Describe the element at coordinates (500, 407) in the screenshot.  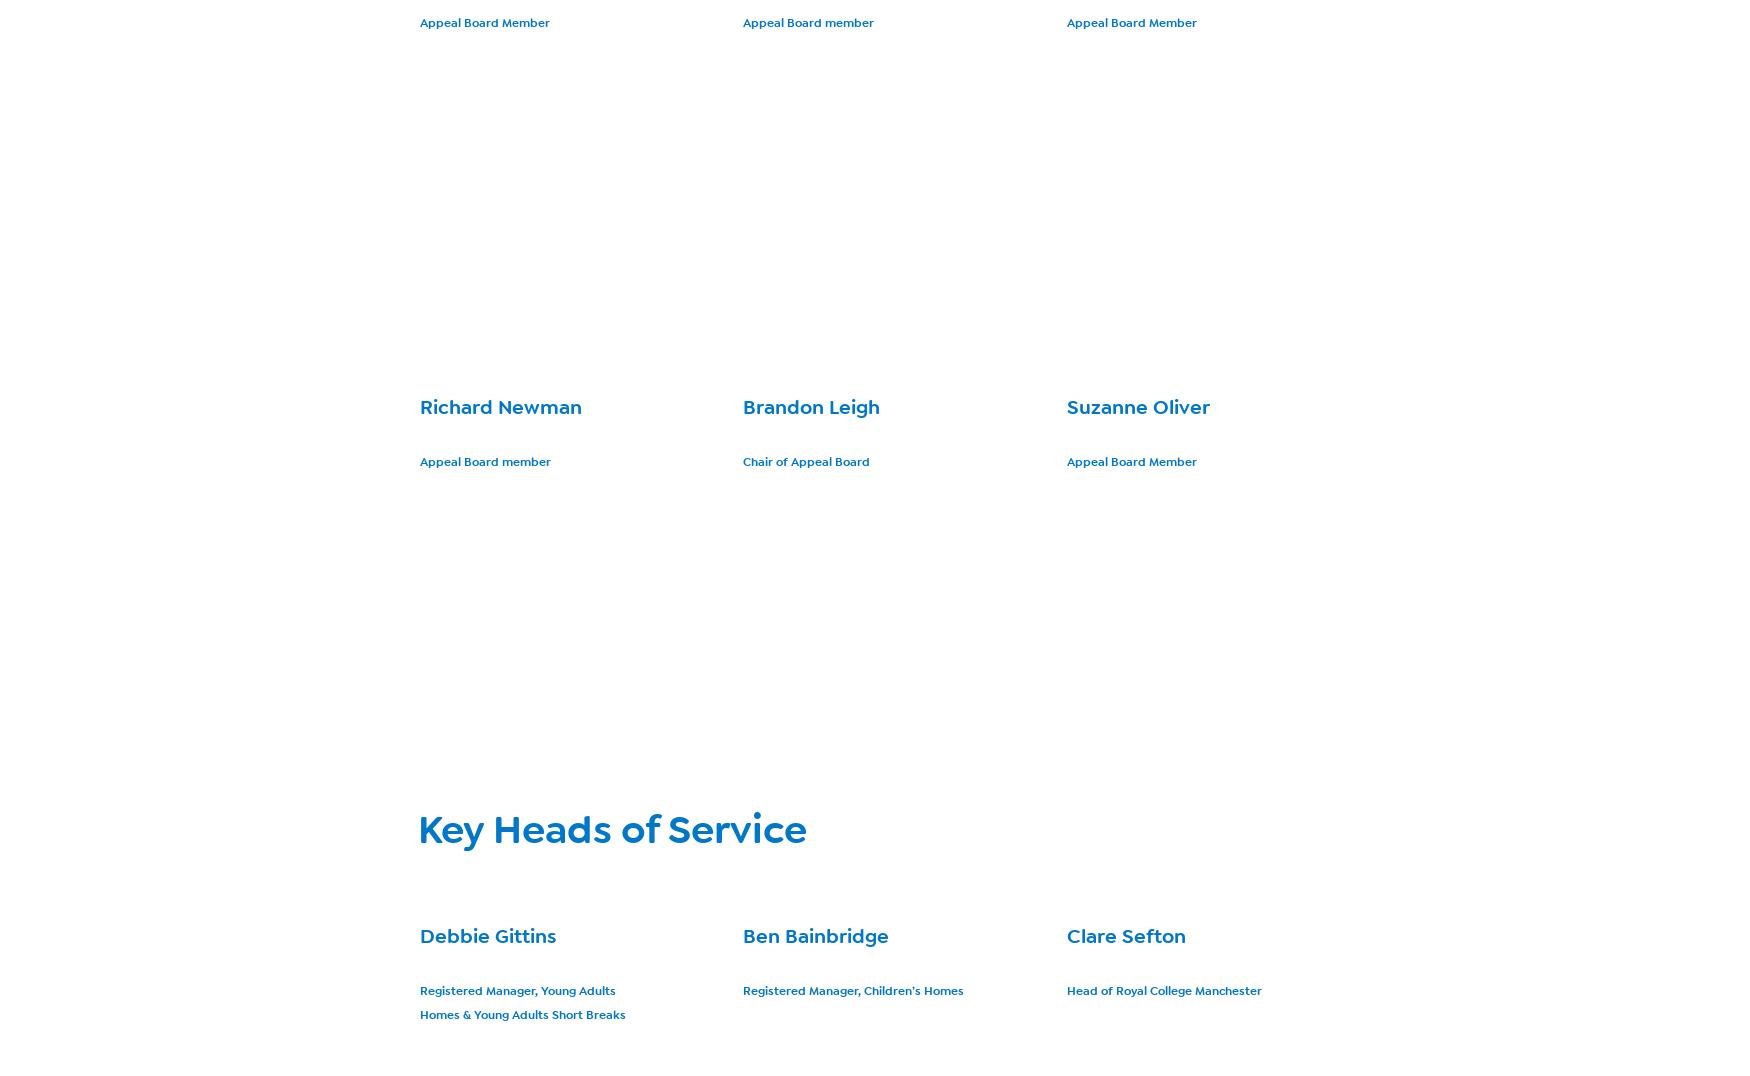
I see `'Richard Newman'` at that location.